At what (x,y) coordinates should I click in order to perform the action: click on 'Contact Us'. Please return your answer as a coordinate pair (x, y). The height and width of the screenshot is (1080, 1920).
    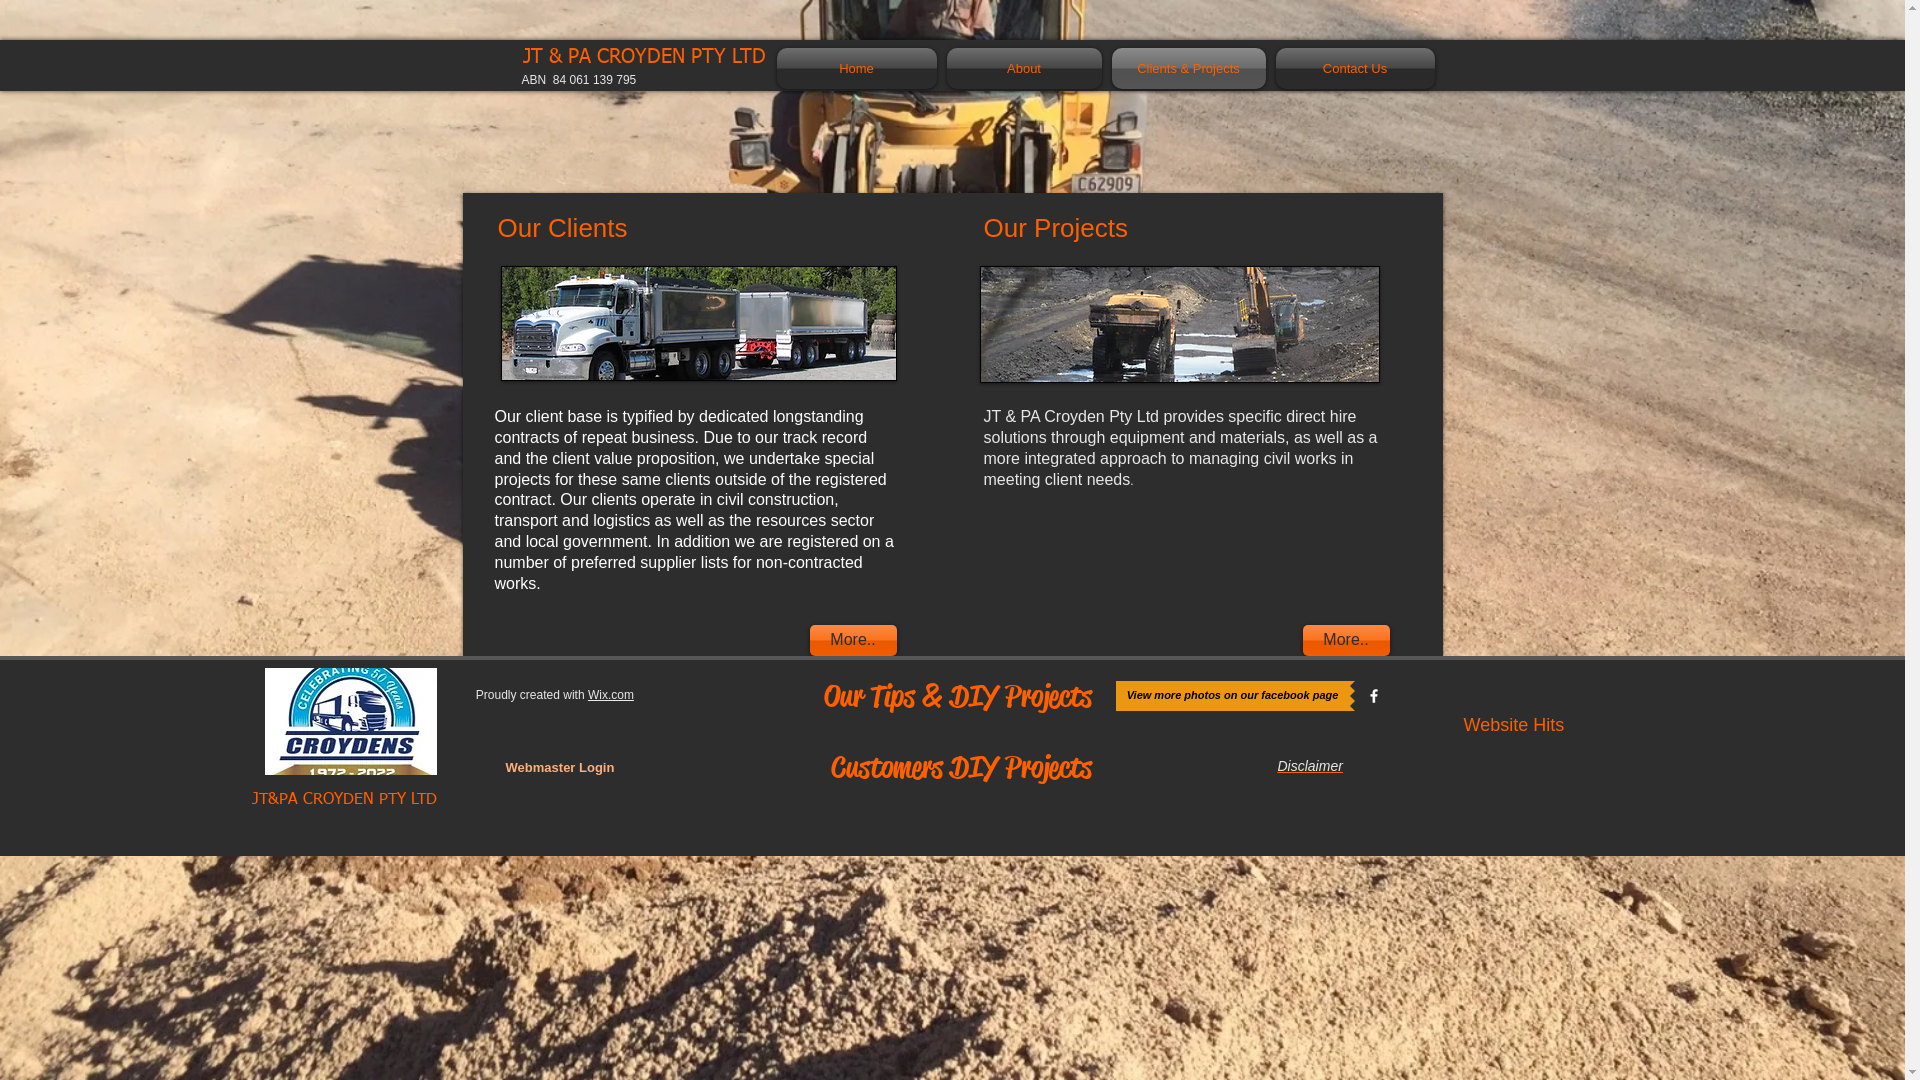
    Looking at the image, I should click on (1352, 67).